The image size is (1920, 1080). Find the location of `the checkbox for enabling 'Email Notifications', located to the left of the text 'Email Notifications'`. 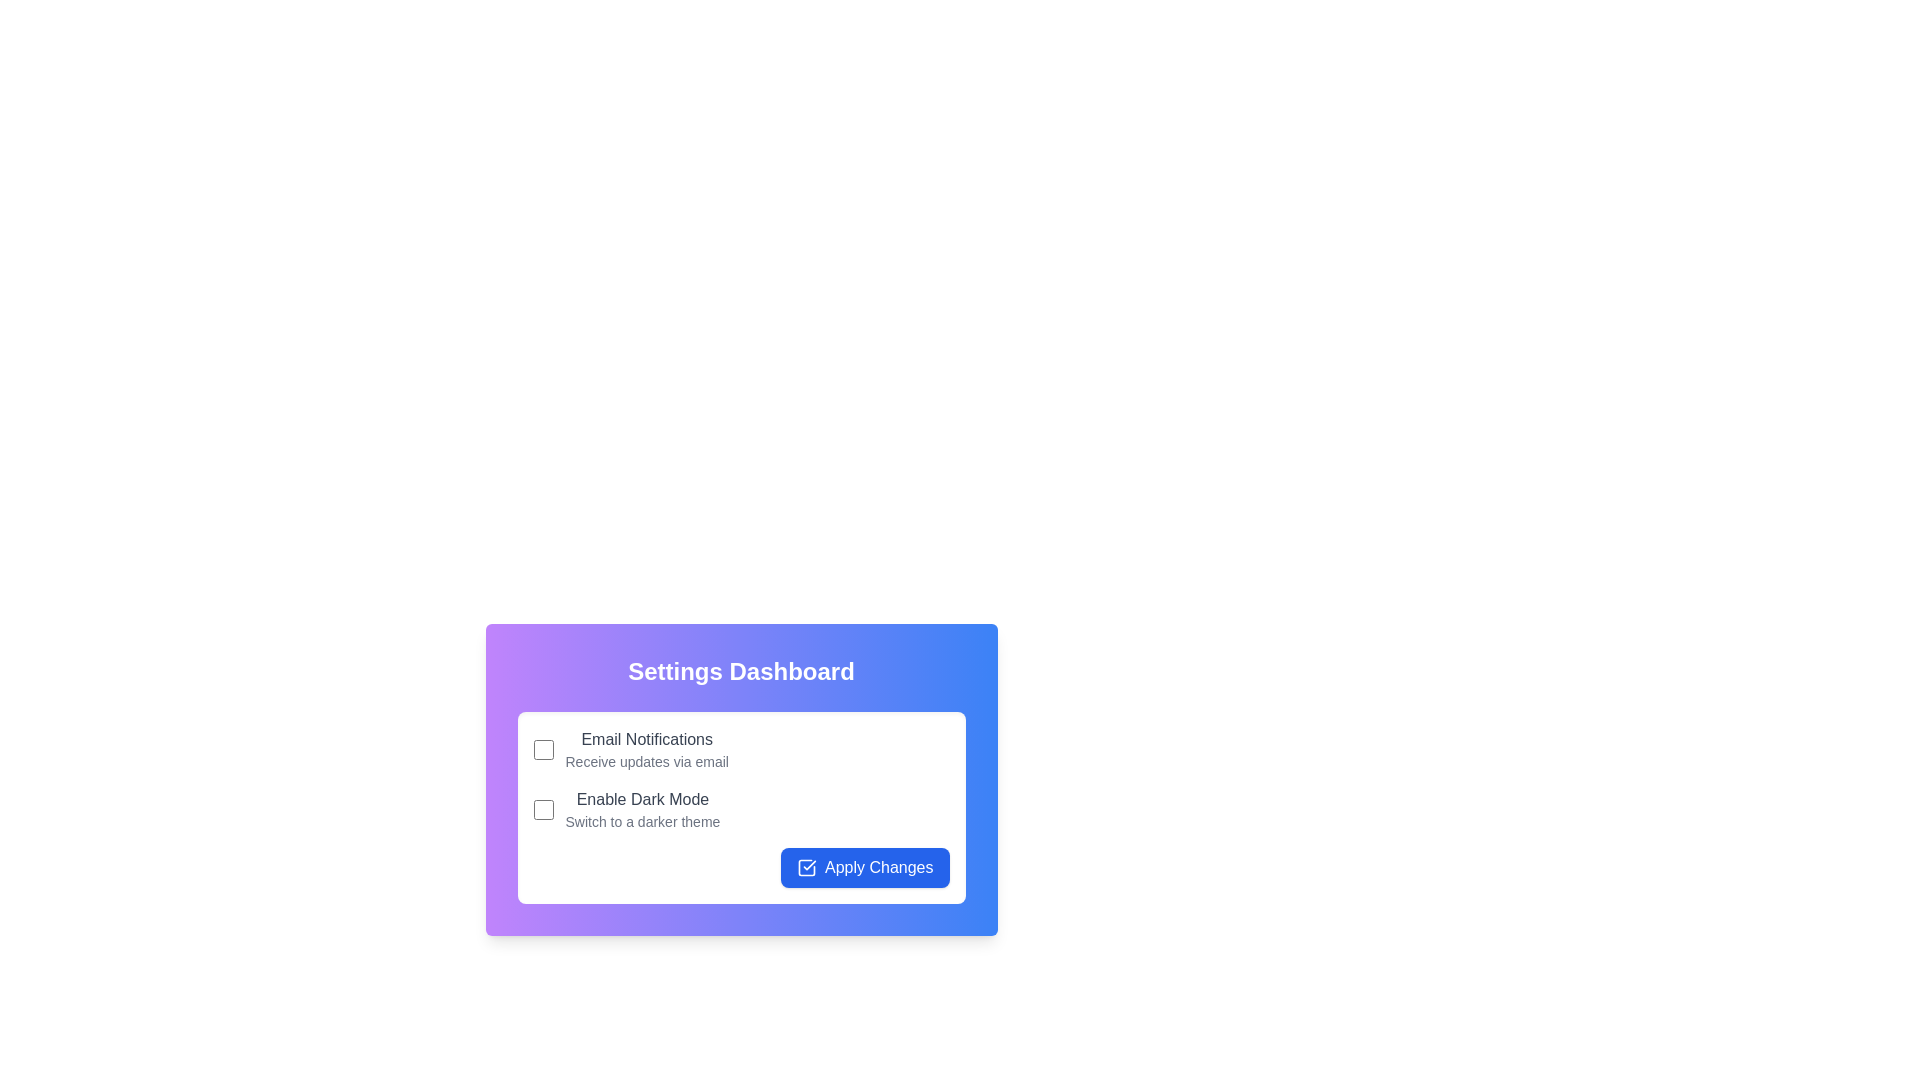

the checkbox for enabling 'Email Notifications', located to the left of the text 'Email Notifications' is located at coordinates (543, 749).